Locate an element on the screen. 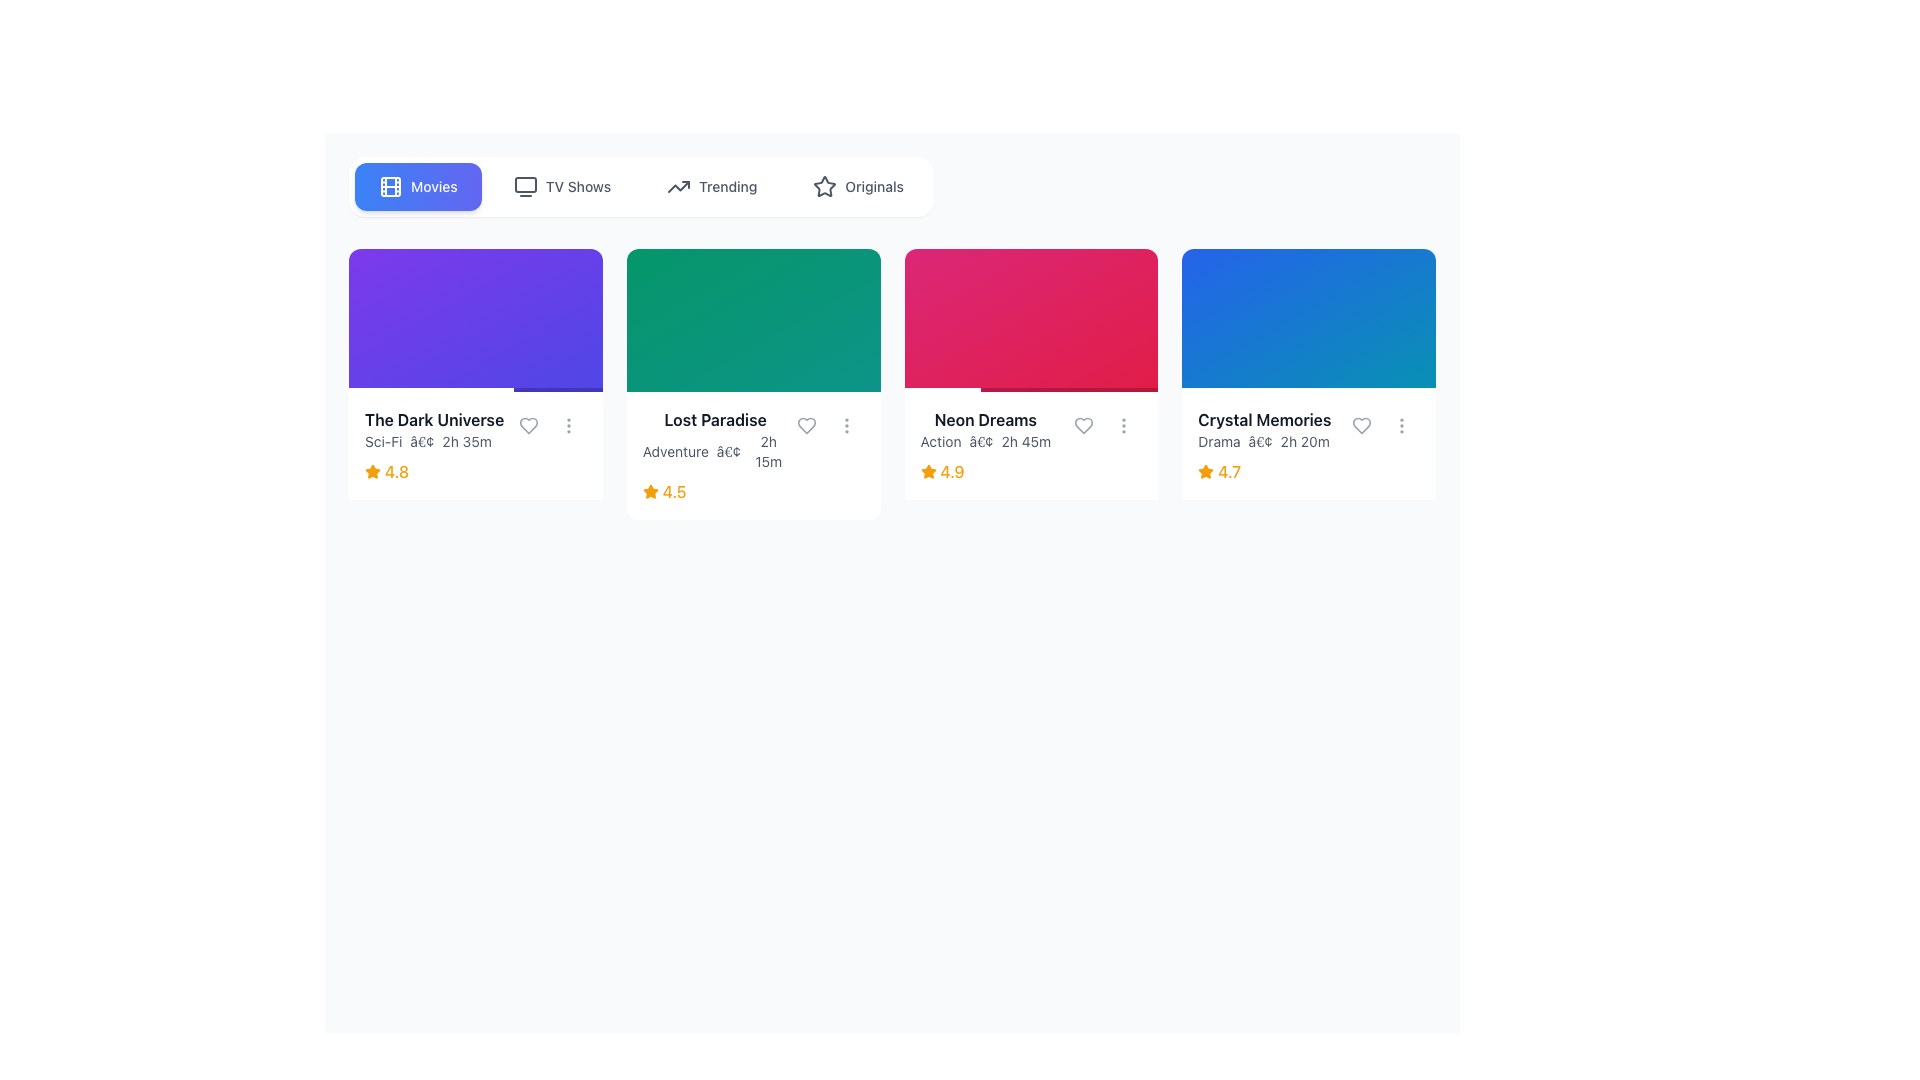 The image size is (1920, 1080). the favorite icon button located at the top-right corner of the movie card for 'The Dark Universe' is located at coordinates (528, 424).